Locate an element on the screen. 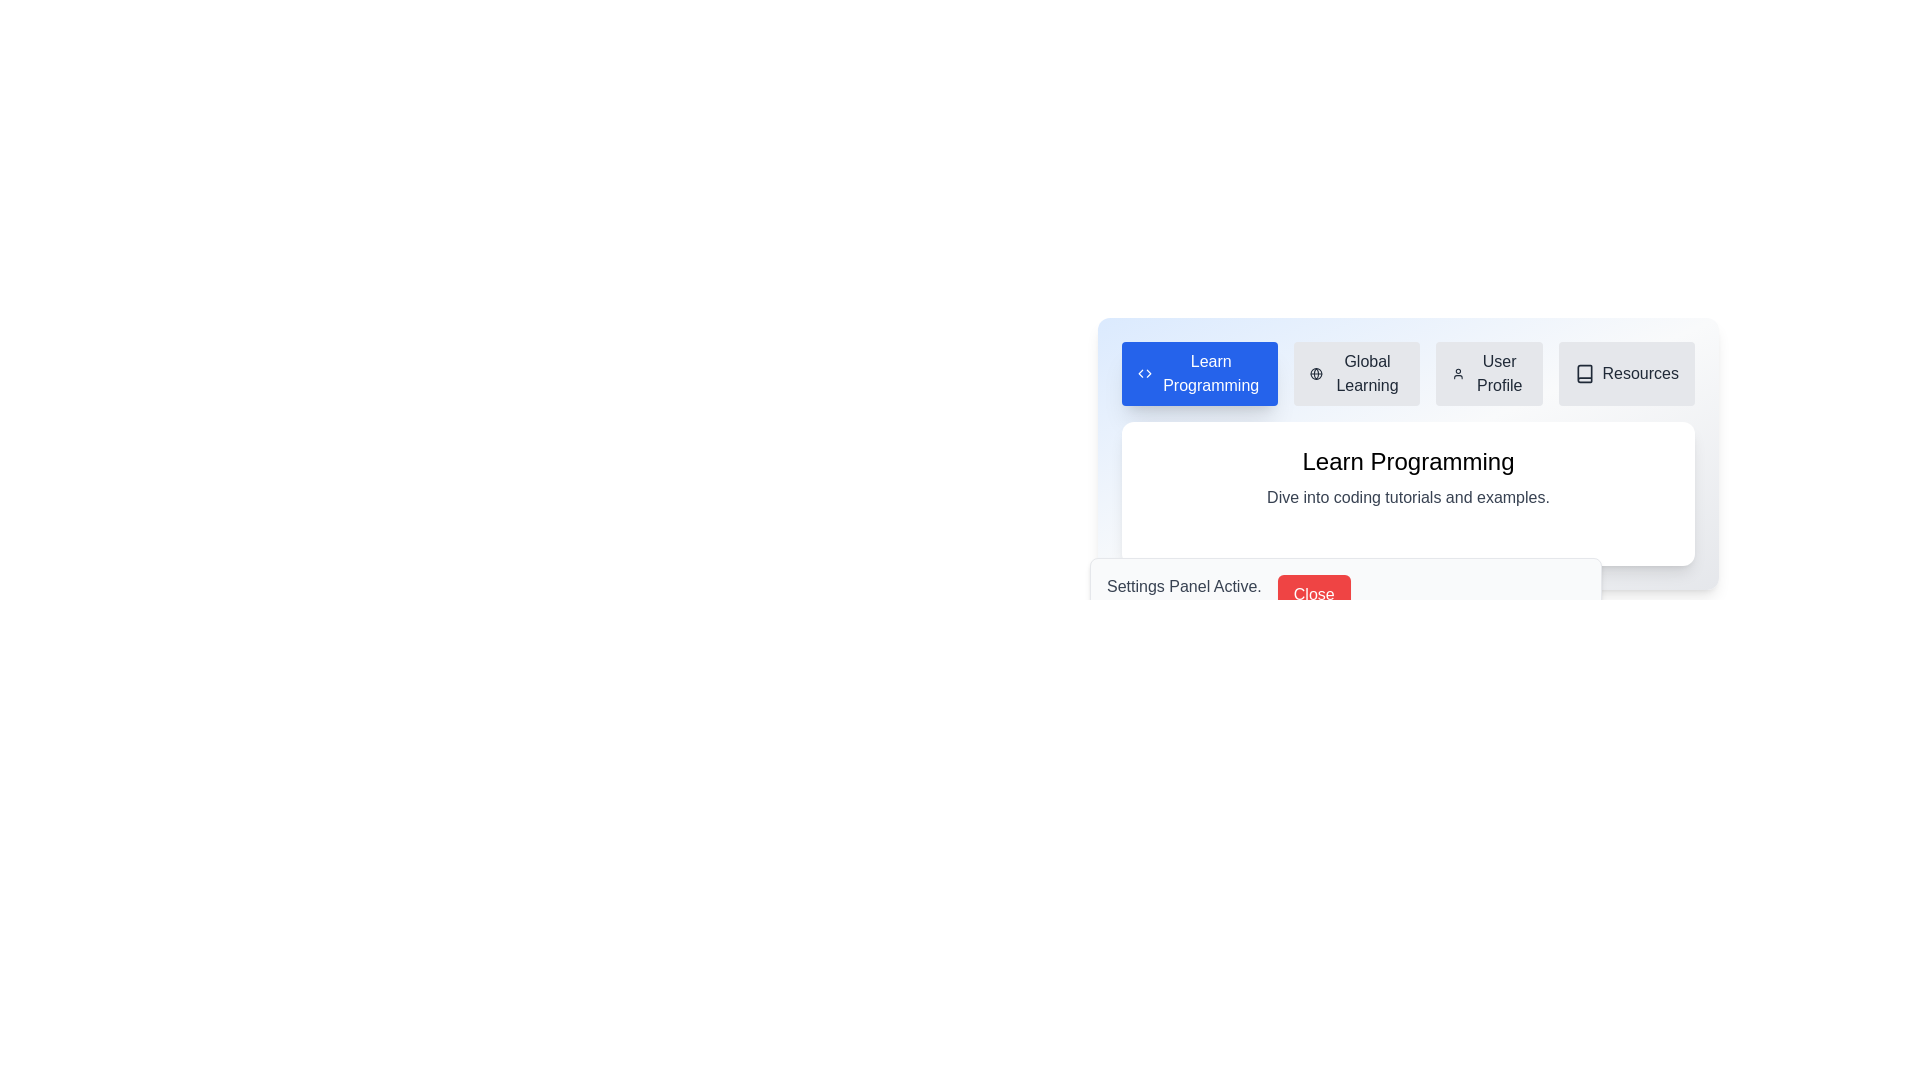 The height and width of the screenshot is (1080, 1920). the tab labeled Resources is located at coordinates (1626, 374).